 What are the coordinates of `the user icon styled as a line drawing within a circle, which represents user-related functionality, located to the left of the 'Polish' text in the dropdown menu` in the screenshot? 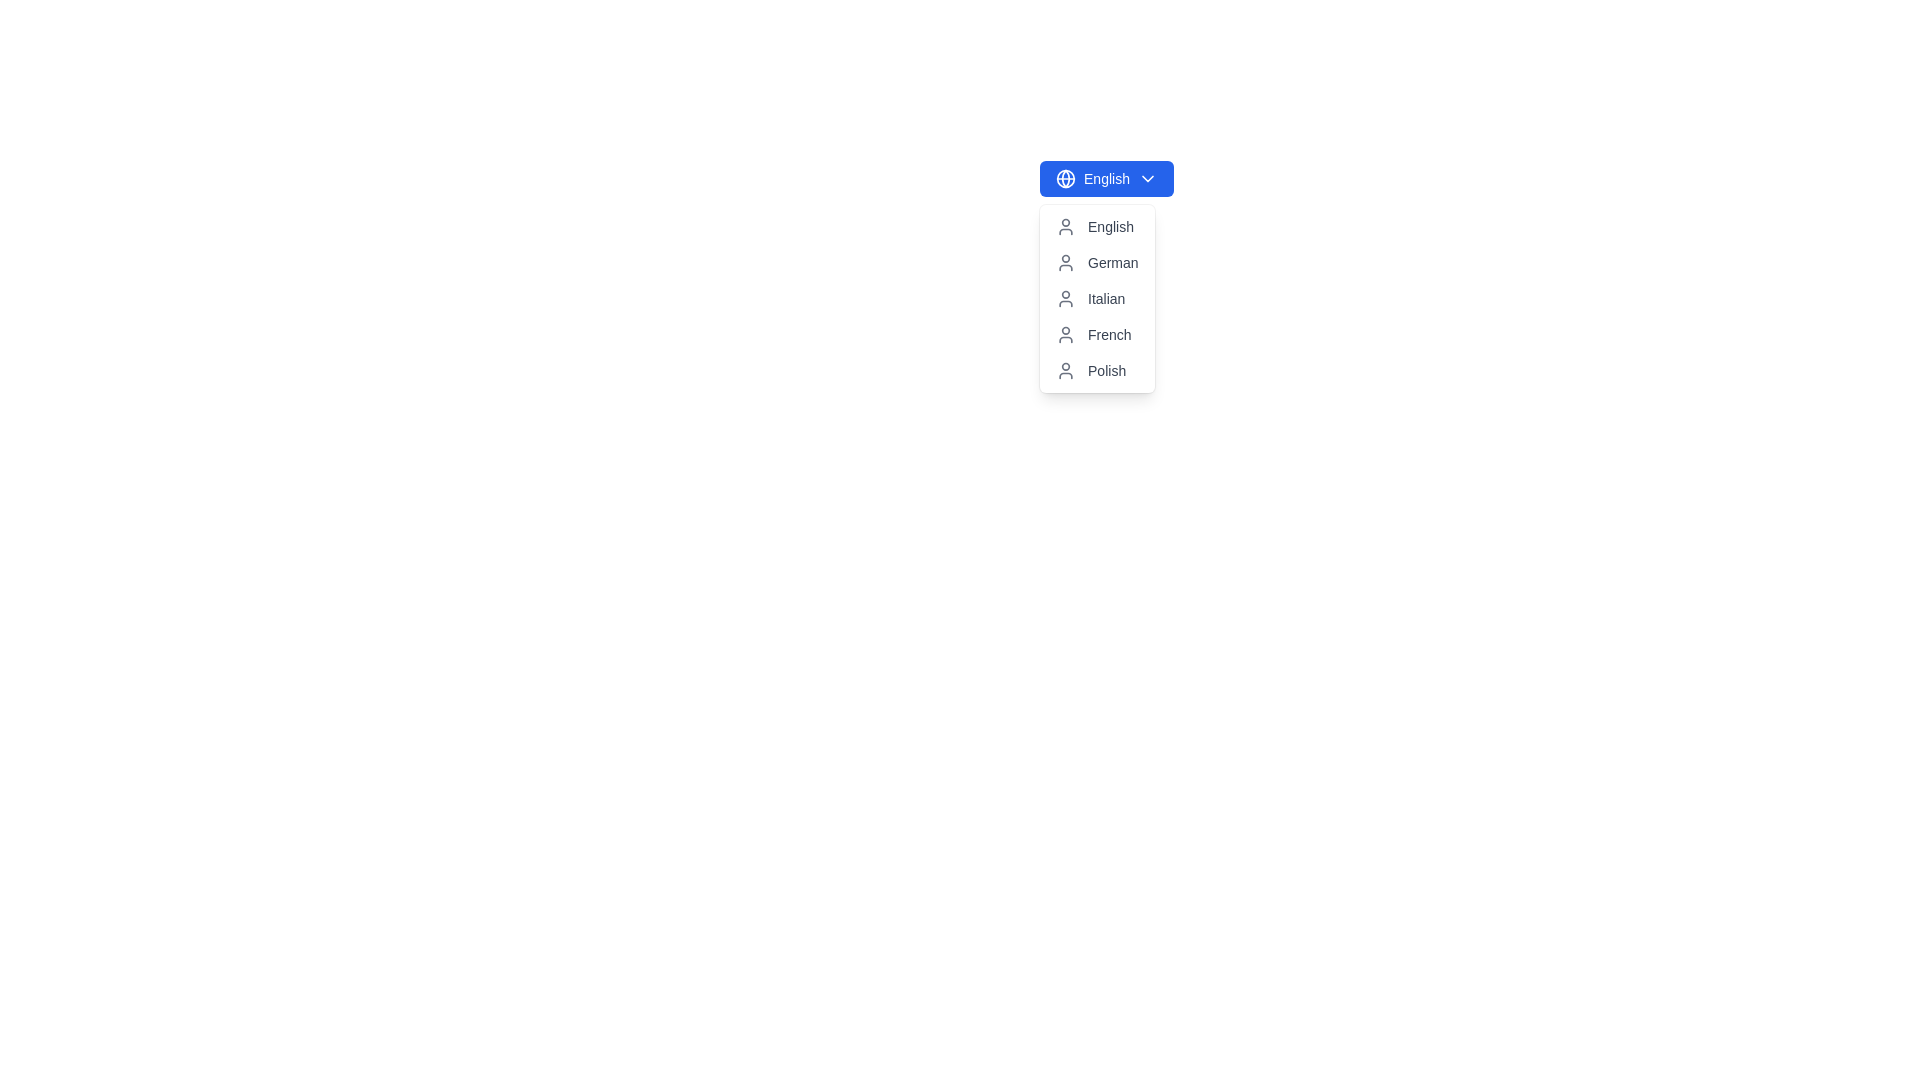 It's located at (1064, 370).